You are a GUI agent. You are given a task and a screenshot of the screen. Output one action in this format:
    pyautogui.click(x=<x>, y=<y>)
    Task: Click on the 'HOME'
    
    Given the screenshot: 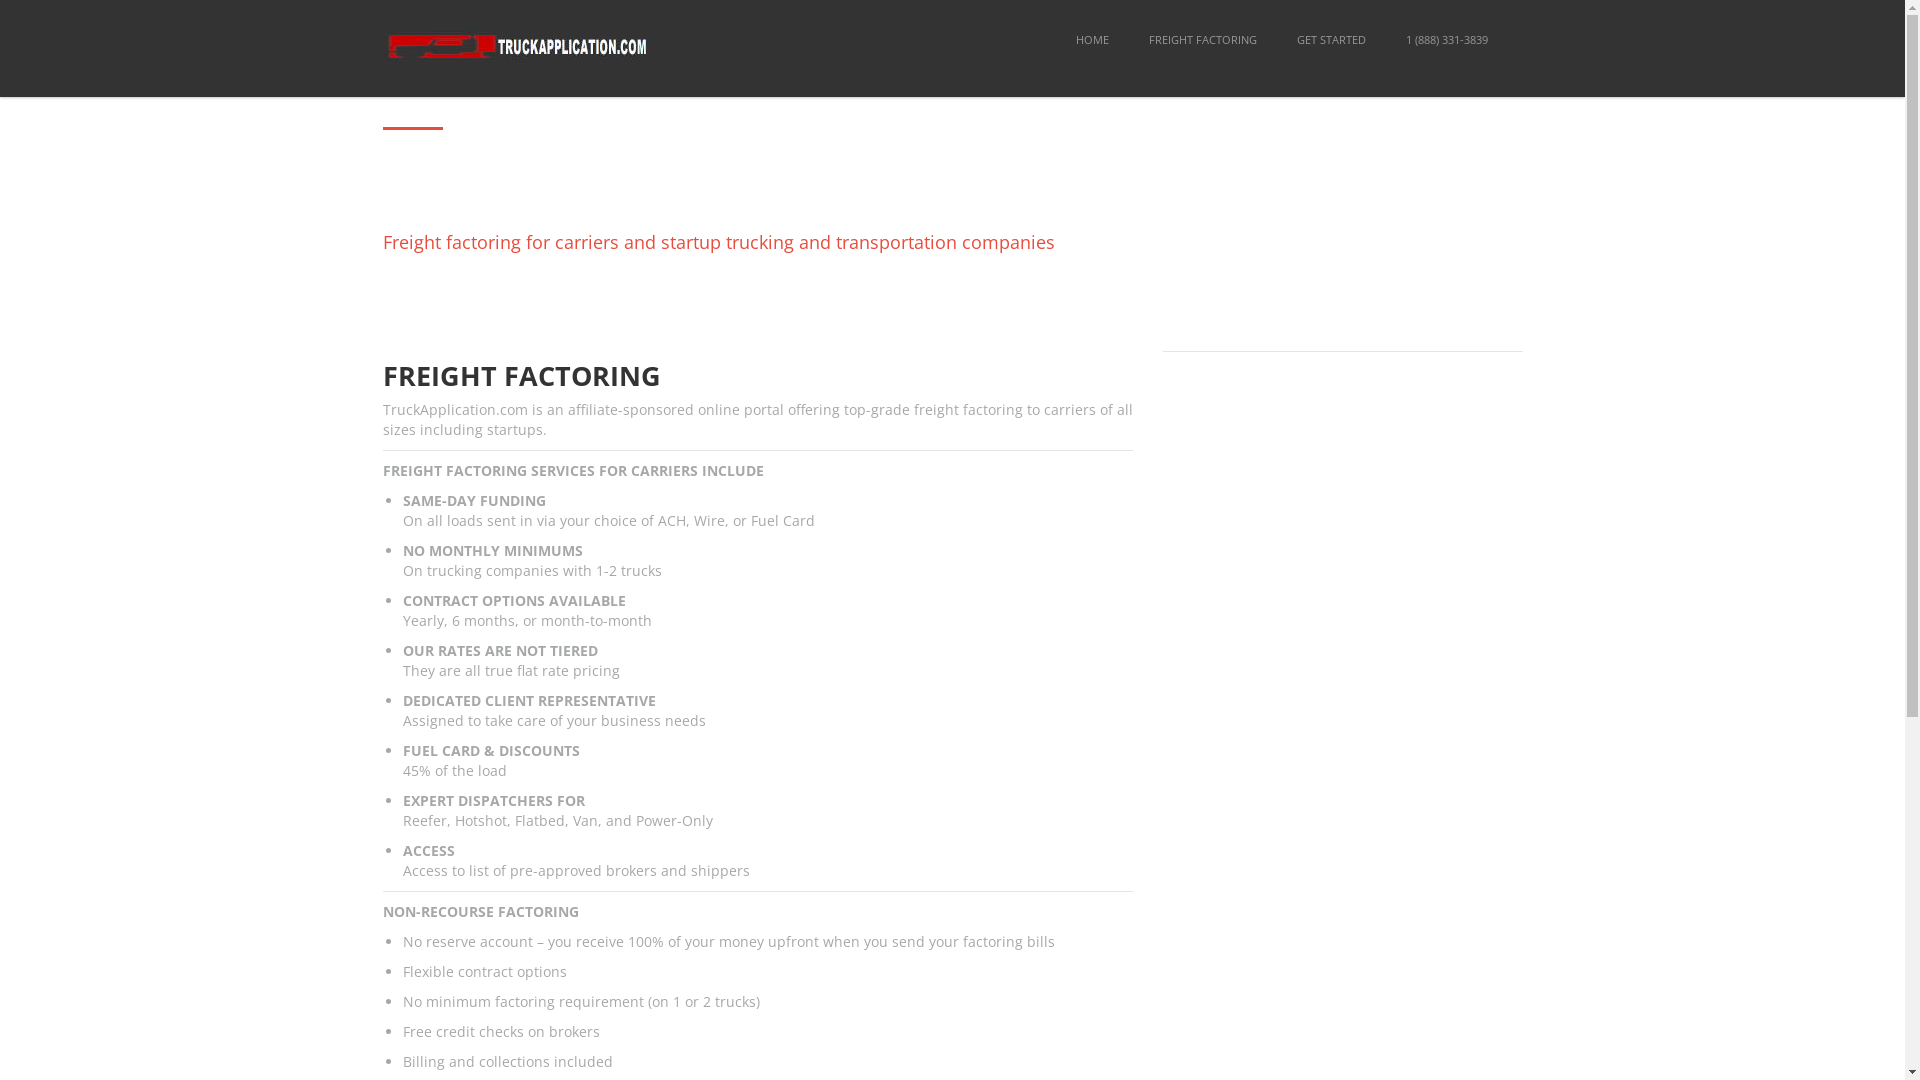 What is the action you would take?
    pyautogui.click(x=1213, y=41)
    